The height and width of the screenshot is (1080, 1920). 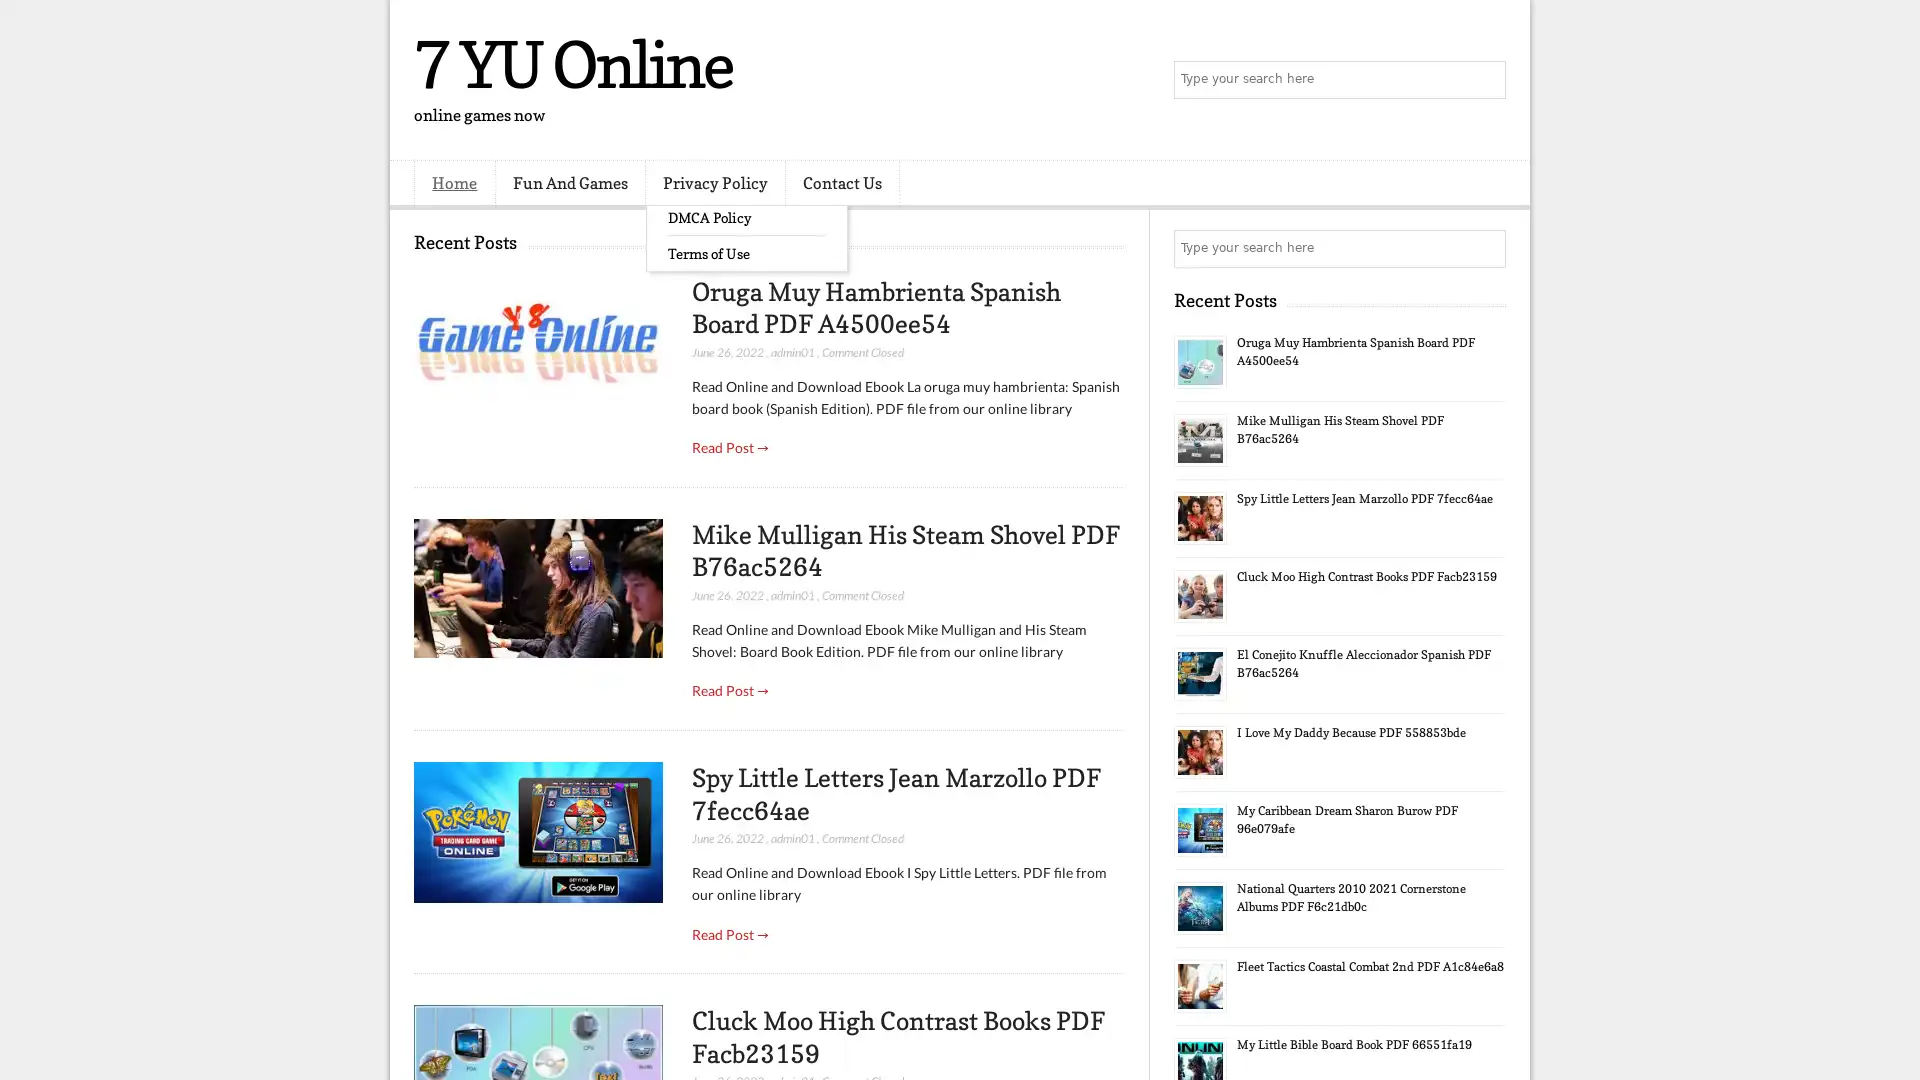 I want to click on Search, so click(x=1485, y=248).